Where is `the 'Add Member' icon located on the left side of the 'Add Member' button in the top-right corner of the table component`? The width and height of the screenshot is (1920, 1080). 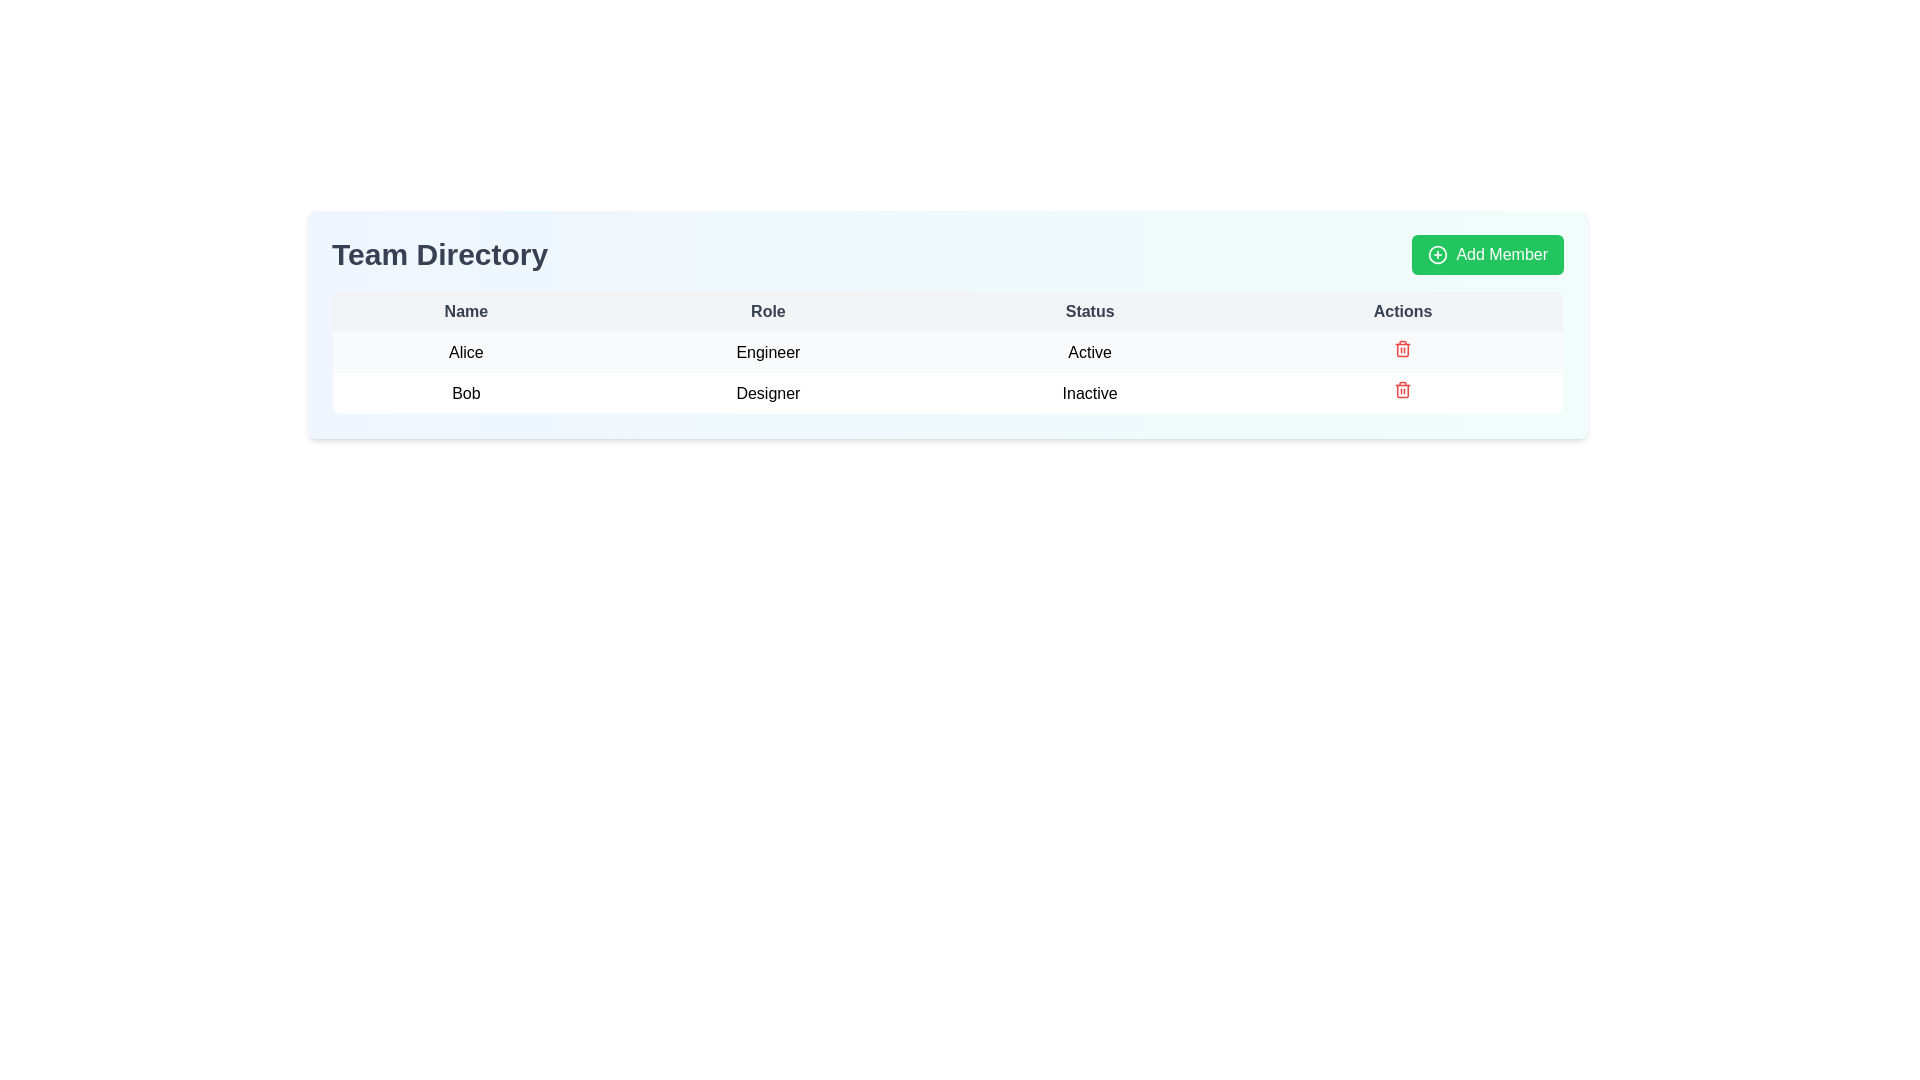
the 'Add Member' icon located on the left side of the 'Add Member' button in the top-right corner of the table component is located at coordinates (1437, 253).